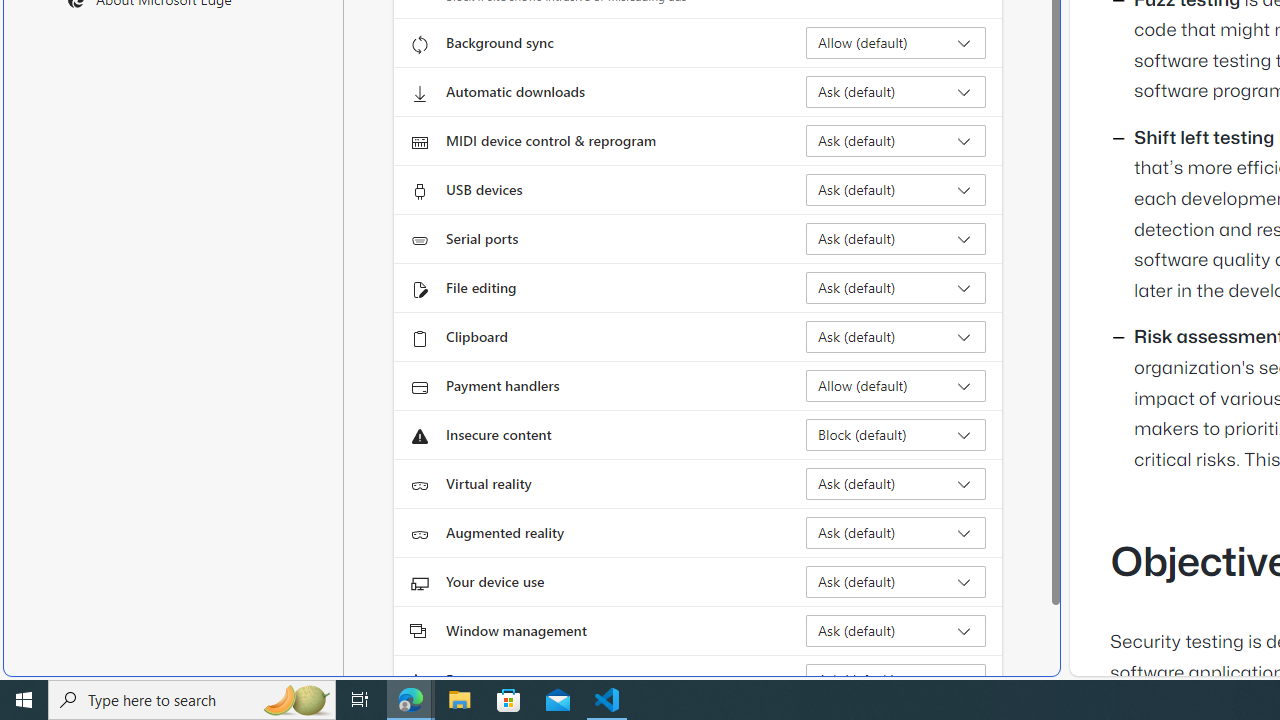 This screenshot has width=1280, height=720. I want to click on 'Automatic downloads Ask (default)', so click(895, 92).